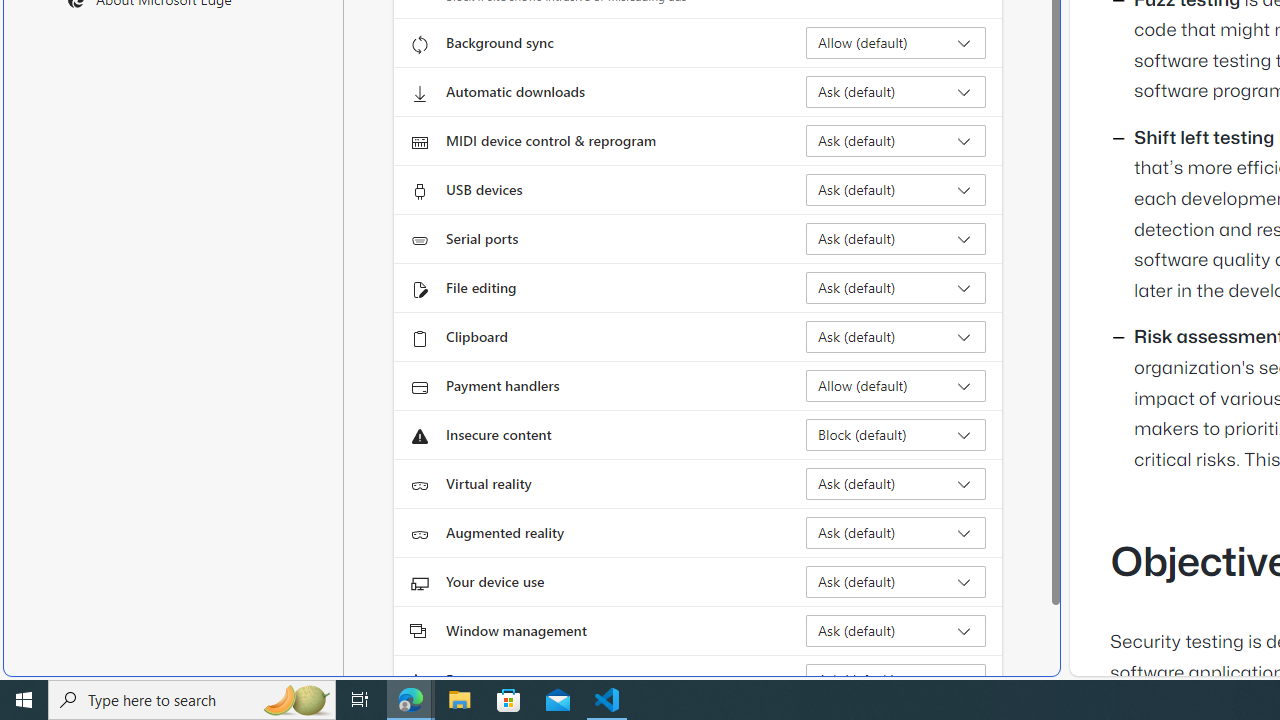 This screenshot has width=1280, height=720. I want to click on 'Automatic downloads Ask (default)', so click(895, 92).